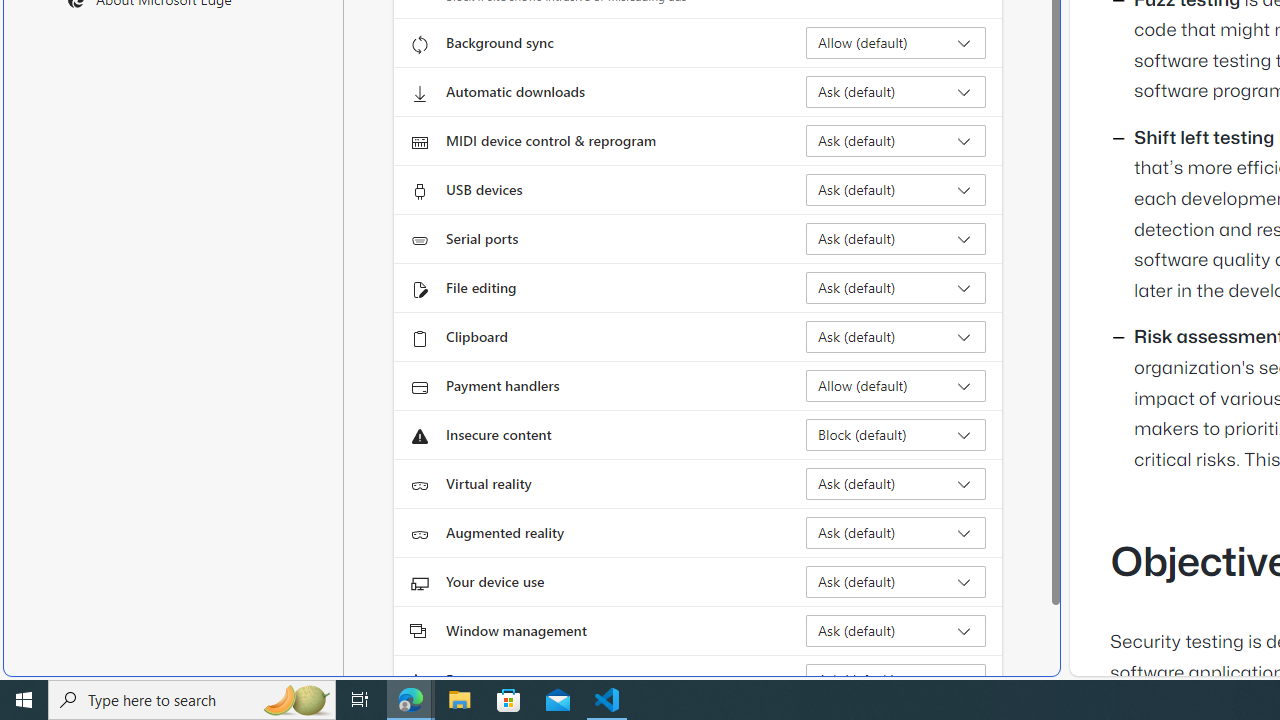 This screenshot has width=1280, height=720. I want to click on 'Automatic downloads Ask (default)', so click(895, 92).